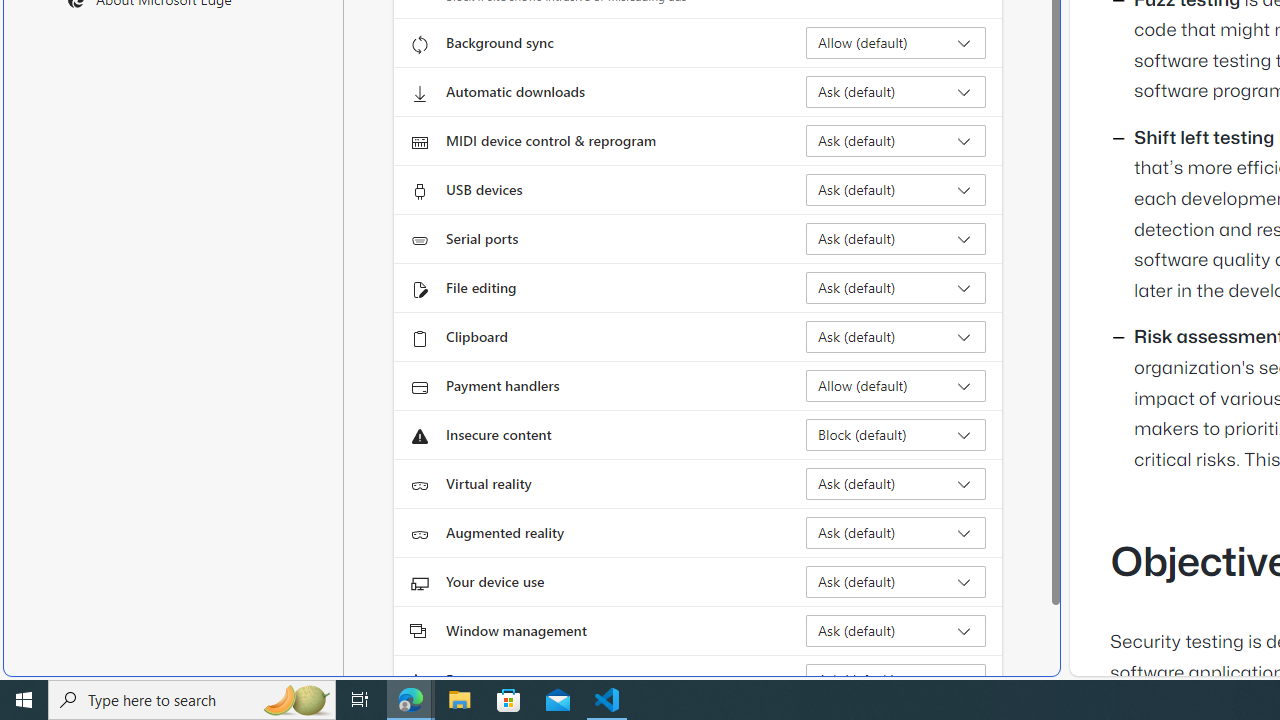 This screenshot has width=1280, height=720. I want to click on 'Automatic downloads Ask (default)', so click(895, 92).